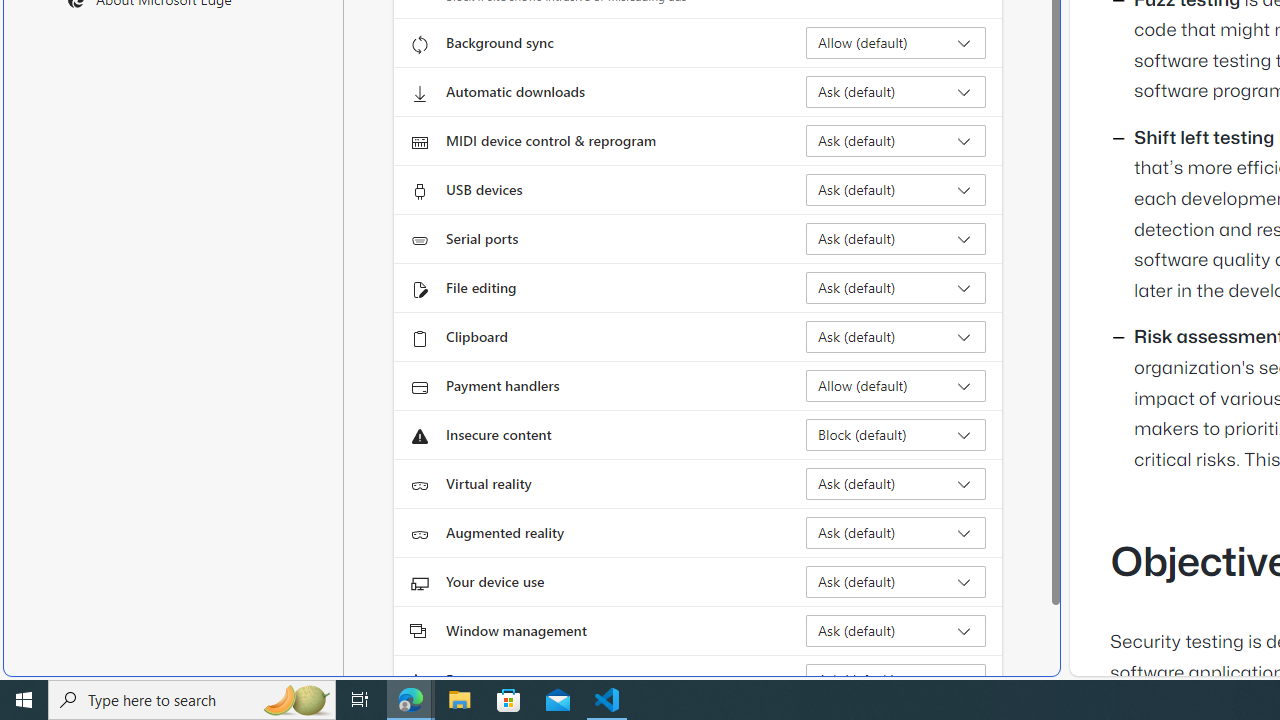 This screenshot has width=1280, height=720. I want to click on 'Automatic downloads Ask (default)', so click(895, 92).